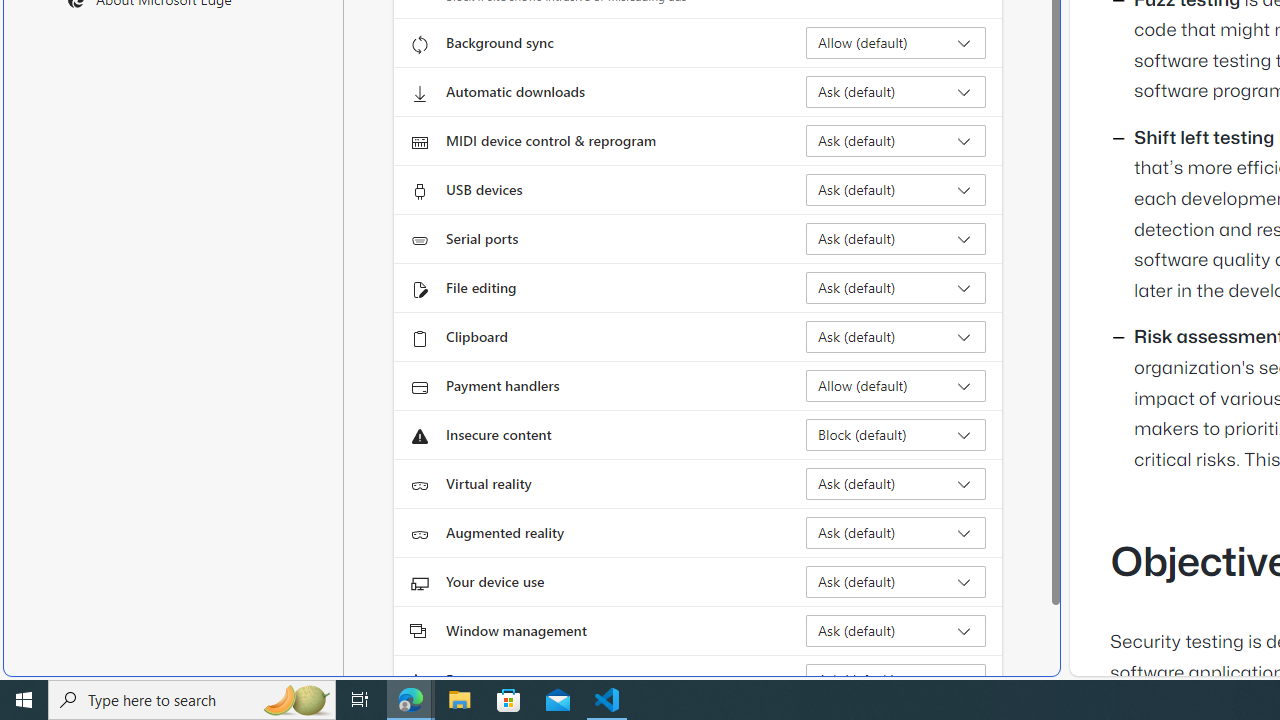 This screenshot has width=1280, height=720. I want to click on 'Automatic downloads Ask (default)', so click(895, 92).